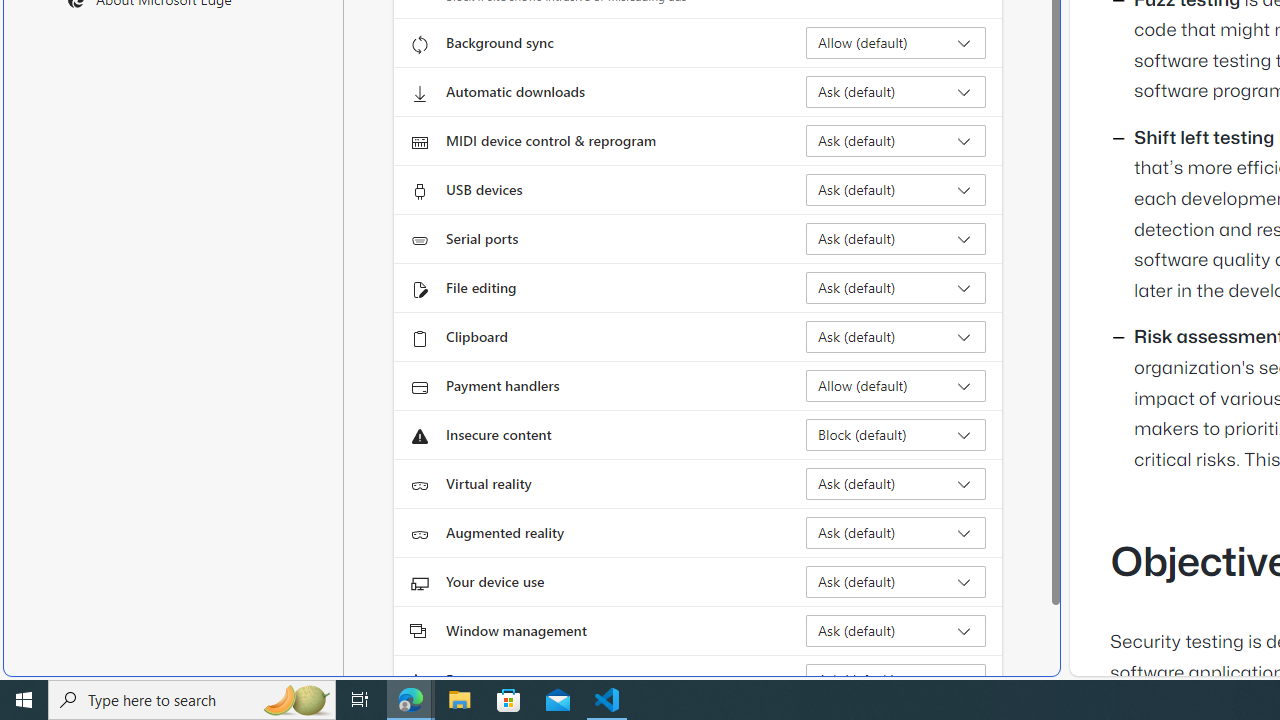 This screenshot has width=1280, height=720. I want to click on 'Automatic downloads Ask (default)', so click(895, 92).